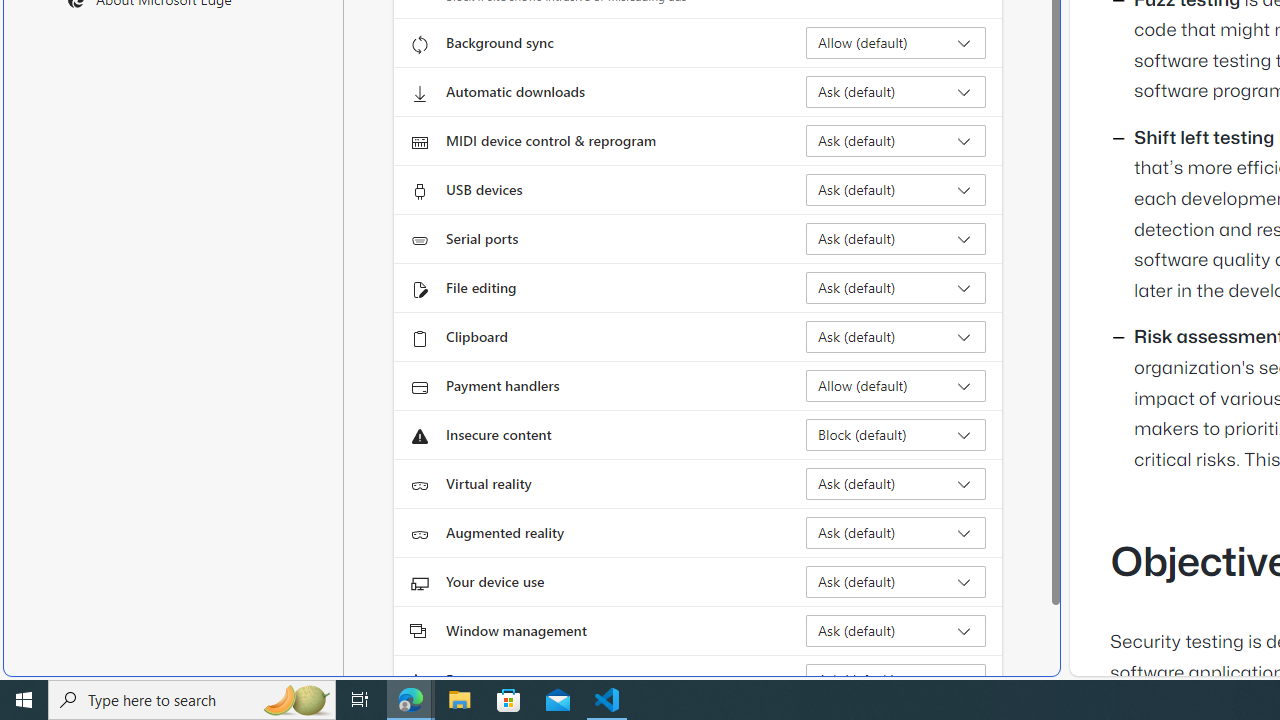 This screenshot has width=1280, height=720. I want to click on 'Automatic downloads Ask (default)', so click(895, 92).